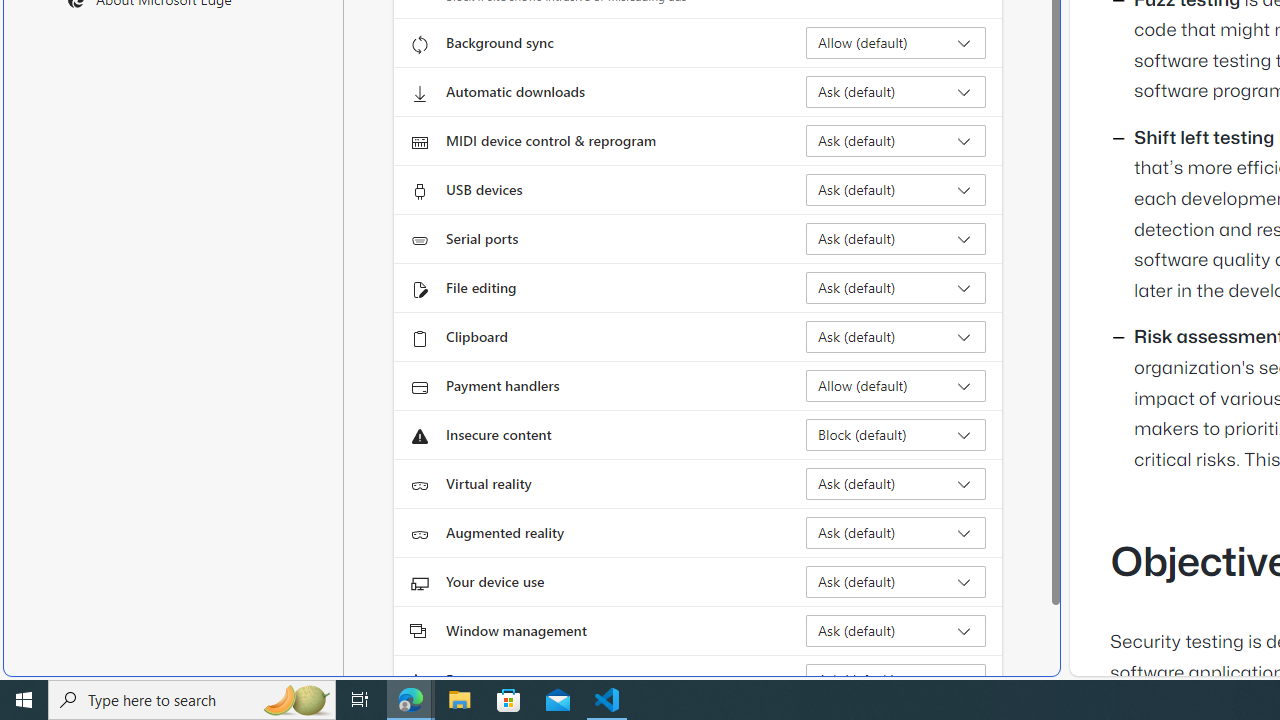 This screenshot has width=1280, height=720. I want to click on 'Automatic downloads Ask (default)', so click(895, 92).